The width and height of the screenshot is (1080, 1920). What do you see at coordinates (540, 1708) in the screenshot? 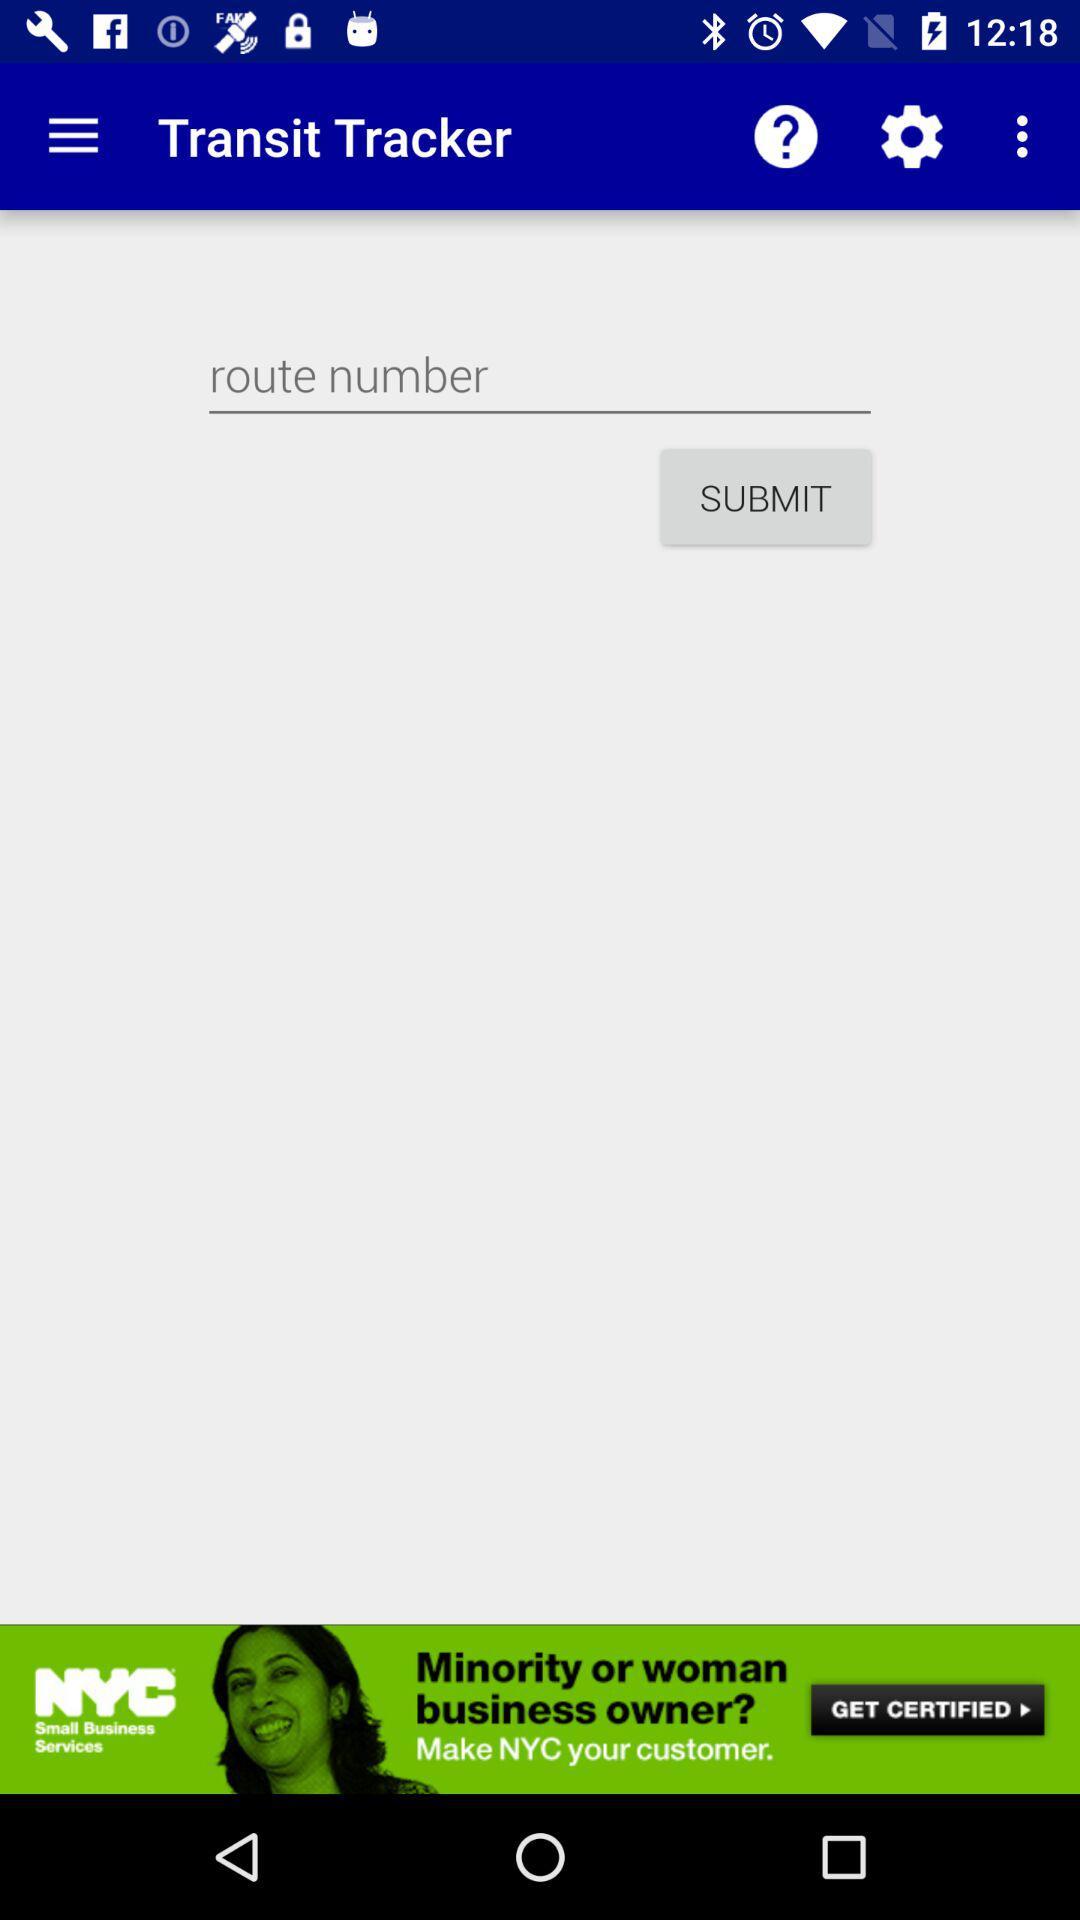
I see `small business services add` at bounding box center [540, 1708].